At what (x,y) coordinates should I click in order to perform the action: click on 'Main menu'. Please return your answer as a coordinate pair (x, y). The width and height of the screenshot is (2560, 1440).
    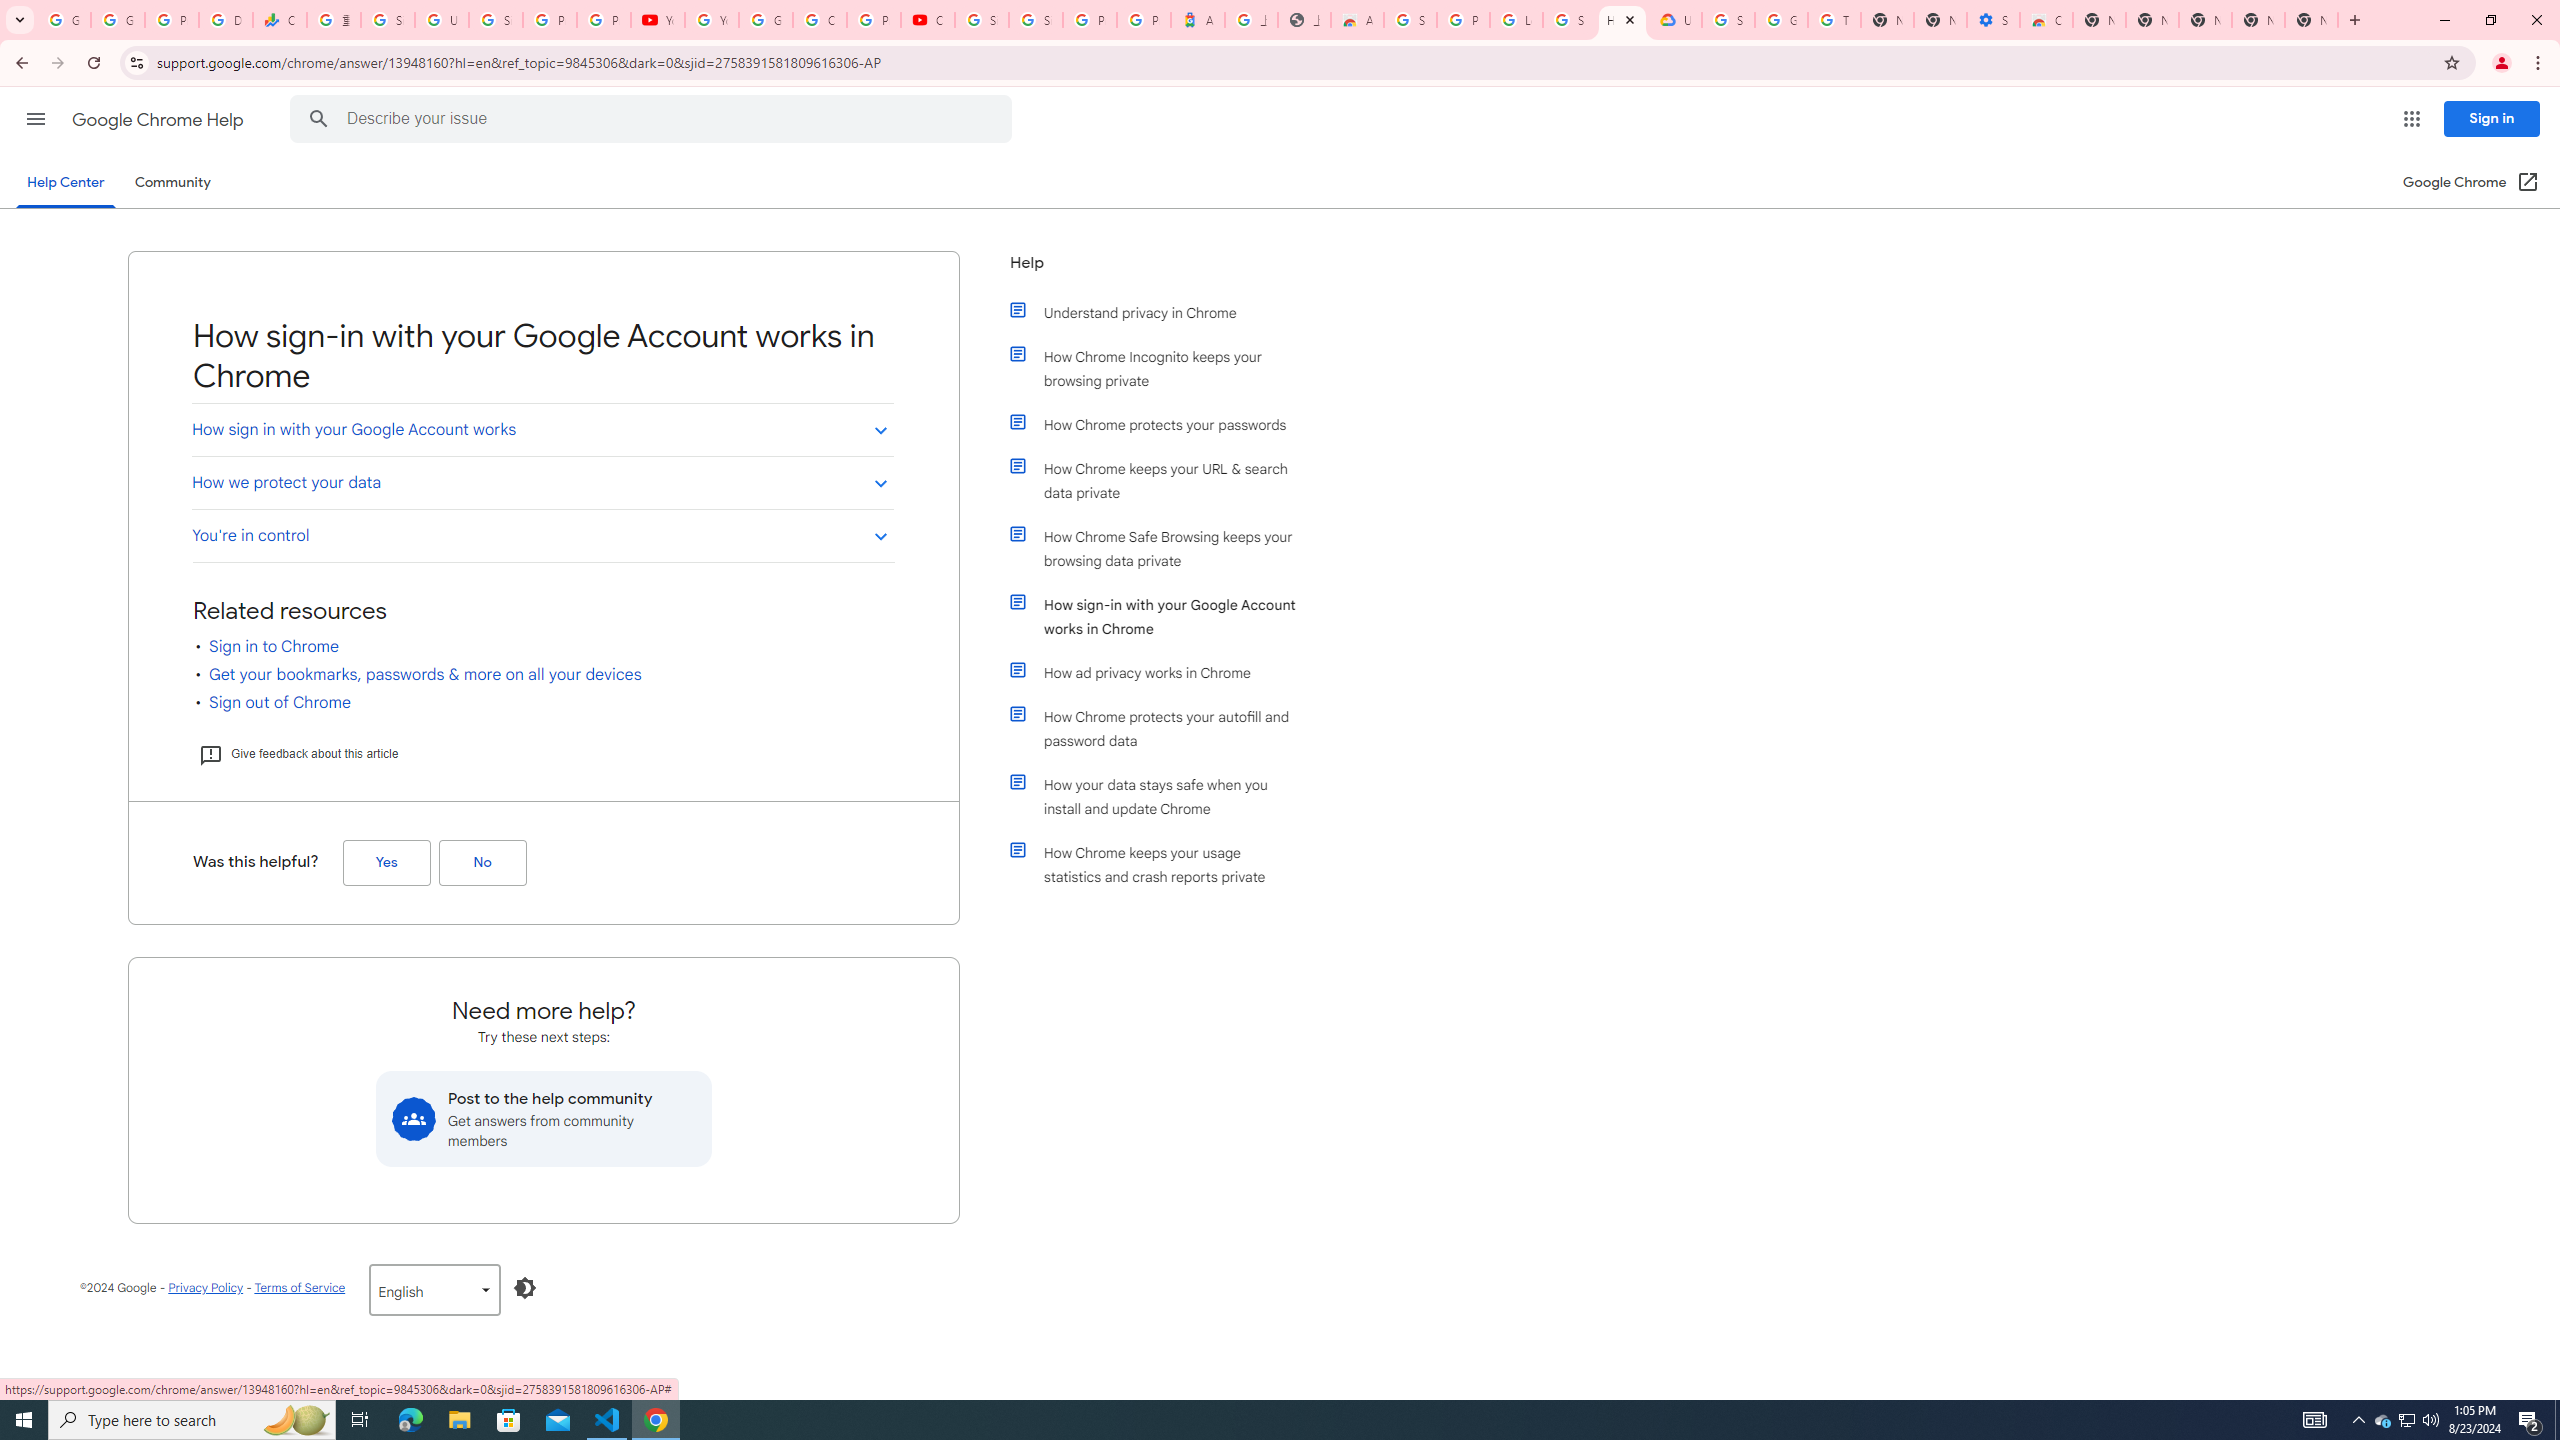
    Looking at the image, I should click on (34, 118).